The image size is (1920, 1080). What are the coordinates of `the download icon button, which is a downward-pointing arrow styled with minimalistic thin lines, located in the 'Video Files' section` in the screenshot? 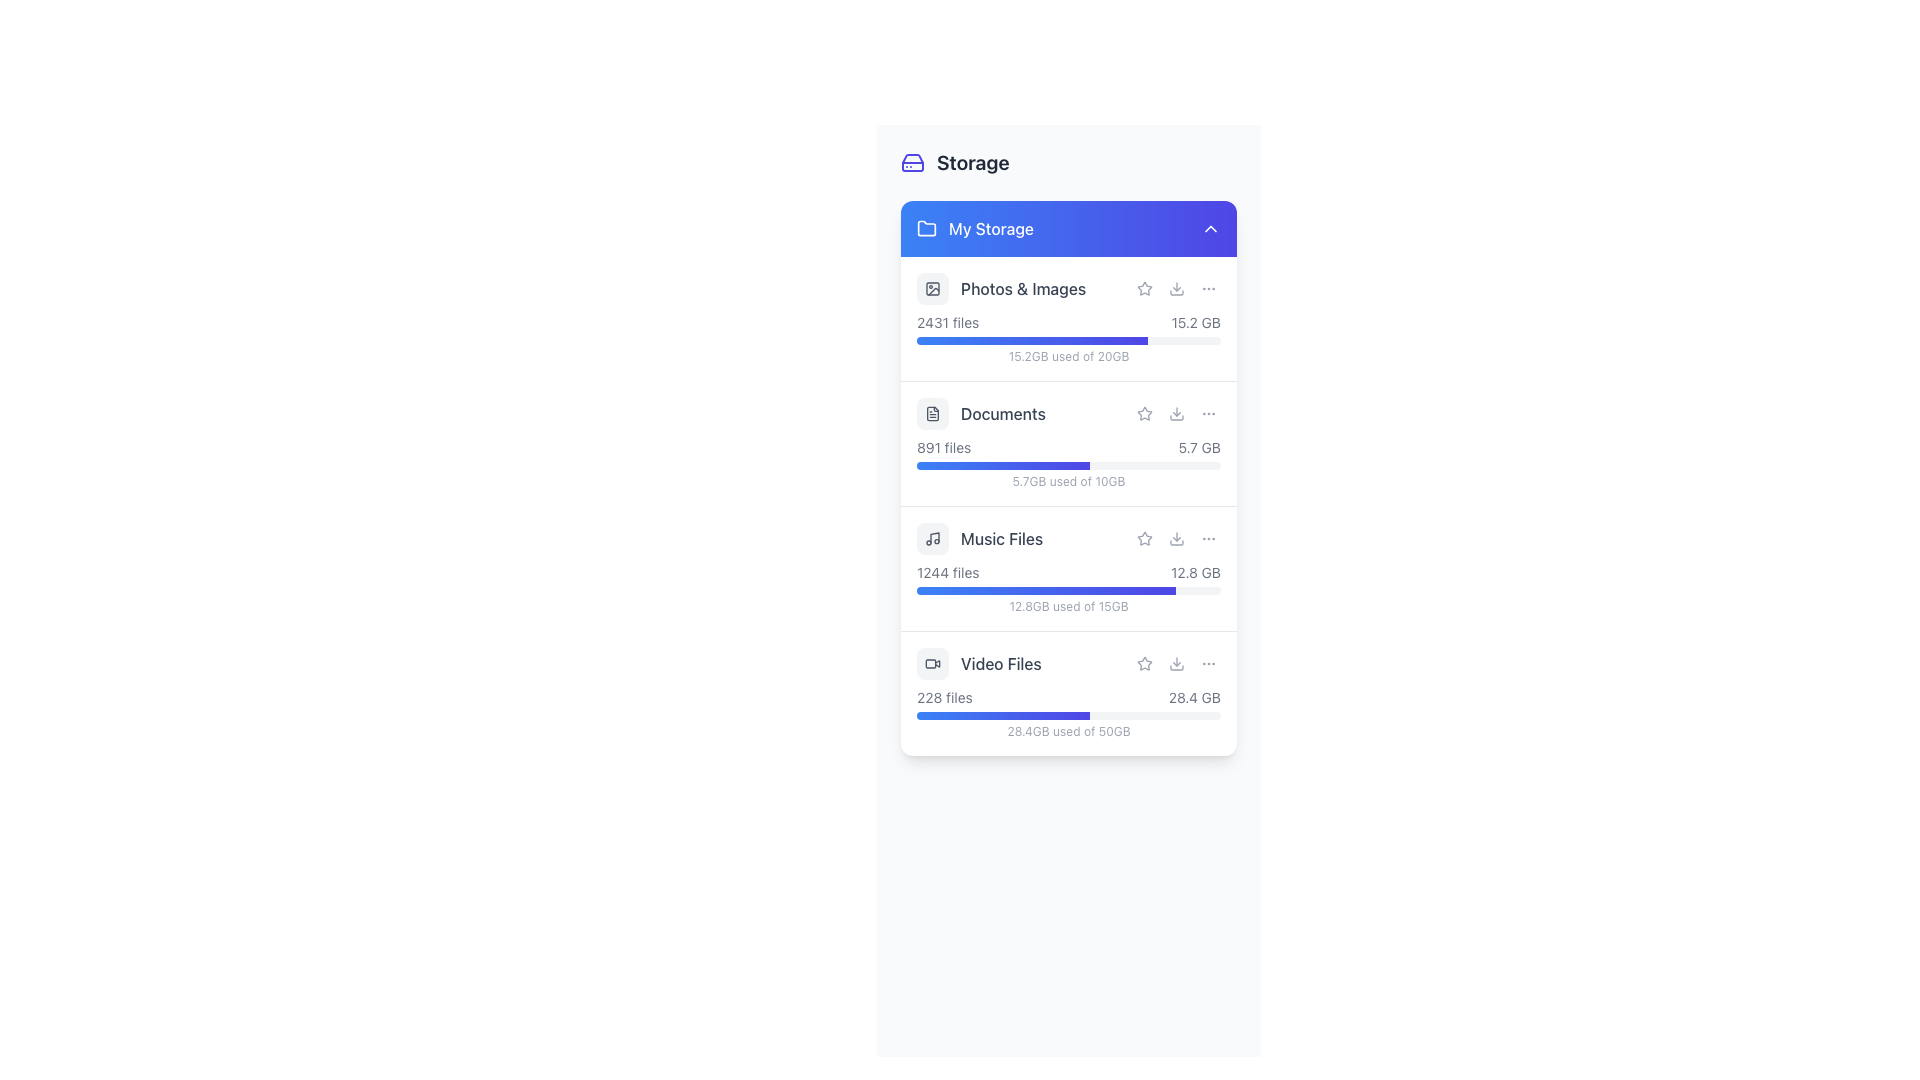 It's located at (1176, 663).